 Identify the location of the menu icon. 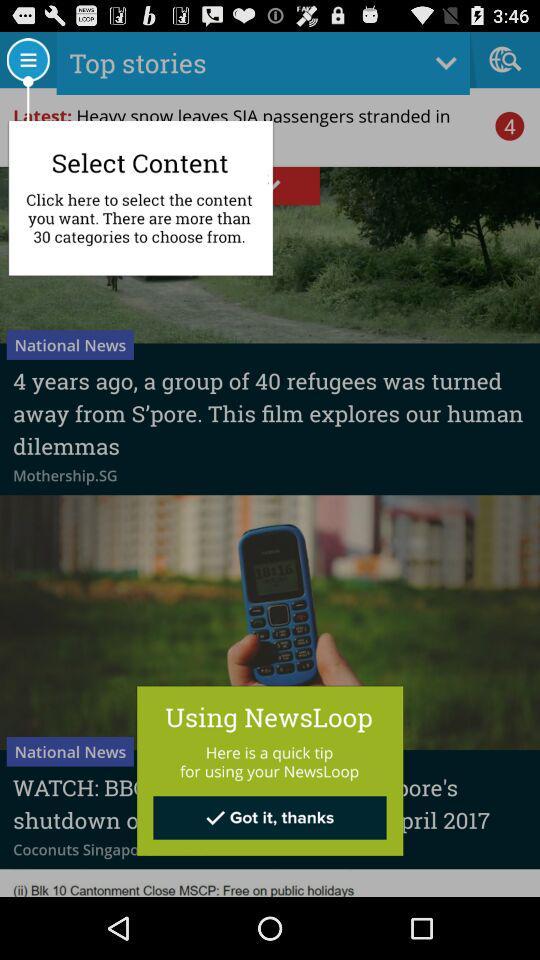
(25, 63).